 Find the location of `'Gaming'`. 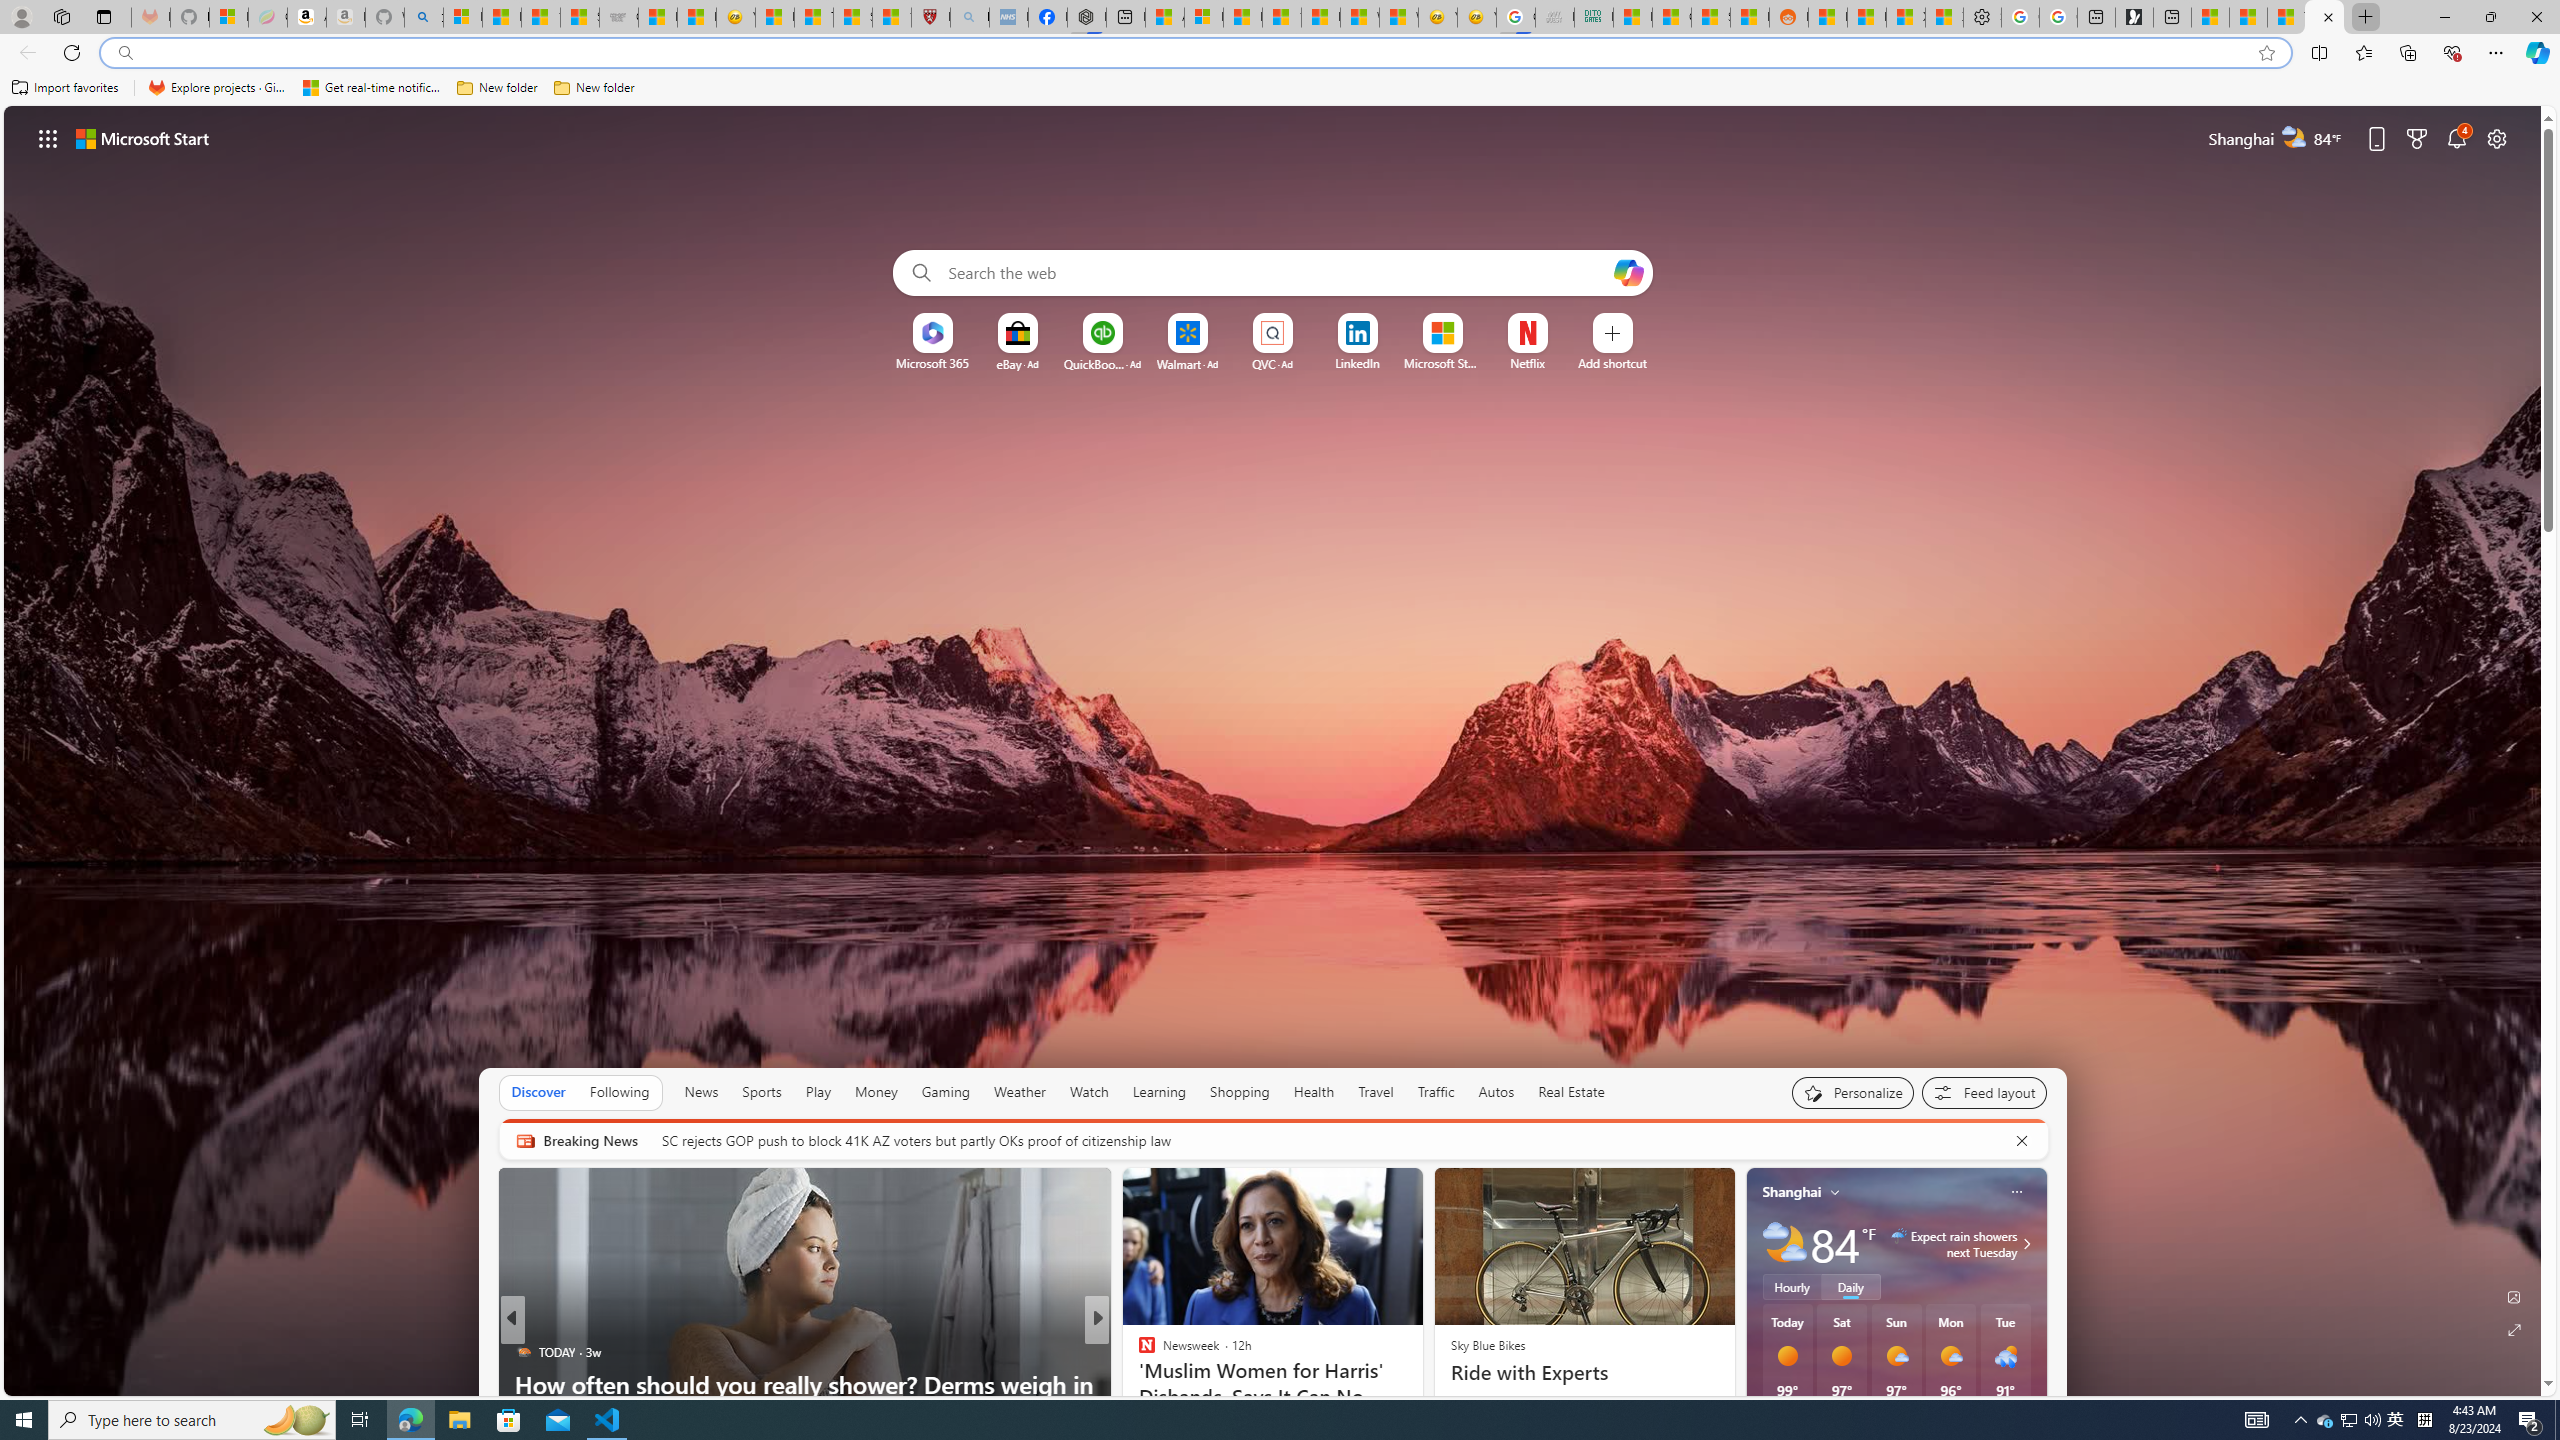

'Gaming' is located at coordinates (945, 1091).